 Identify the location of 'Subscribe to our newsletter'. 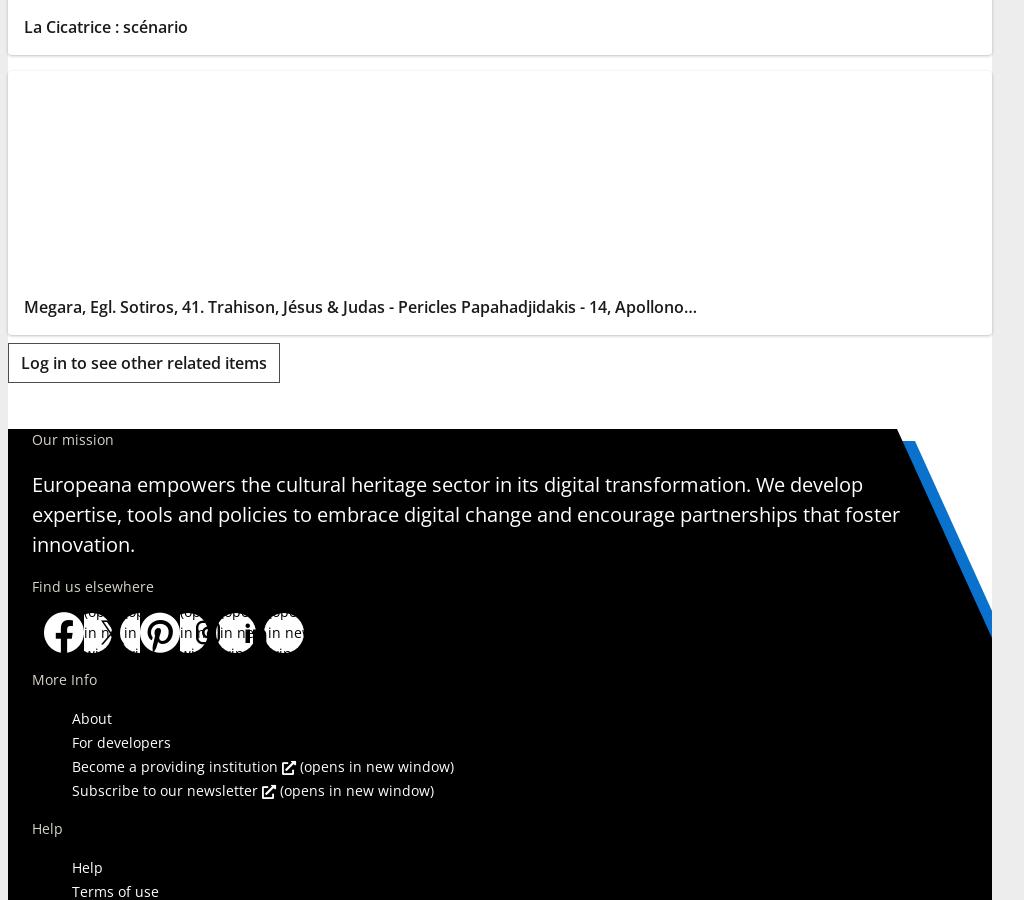
(166, 789).